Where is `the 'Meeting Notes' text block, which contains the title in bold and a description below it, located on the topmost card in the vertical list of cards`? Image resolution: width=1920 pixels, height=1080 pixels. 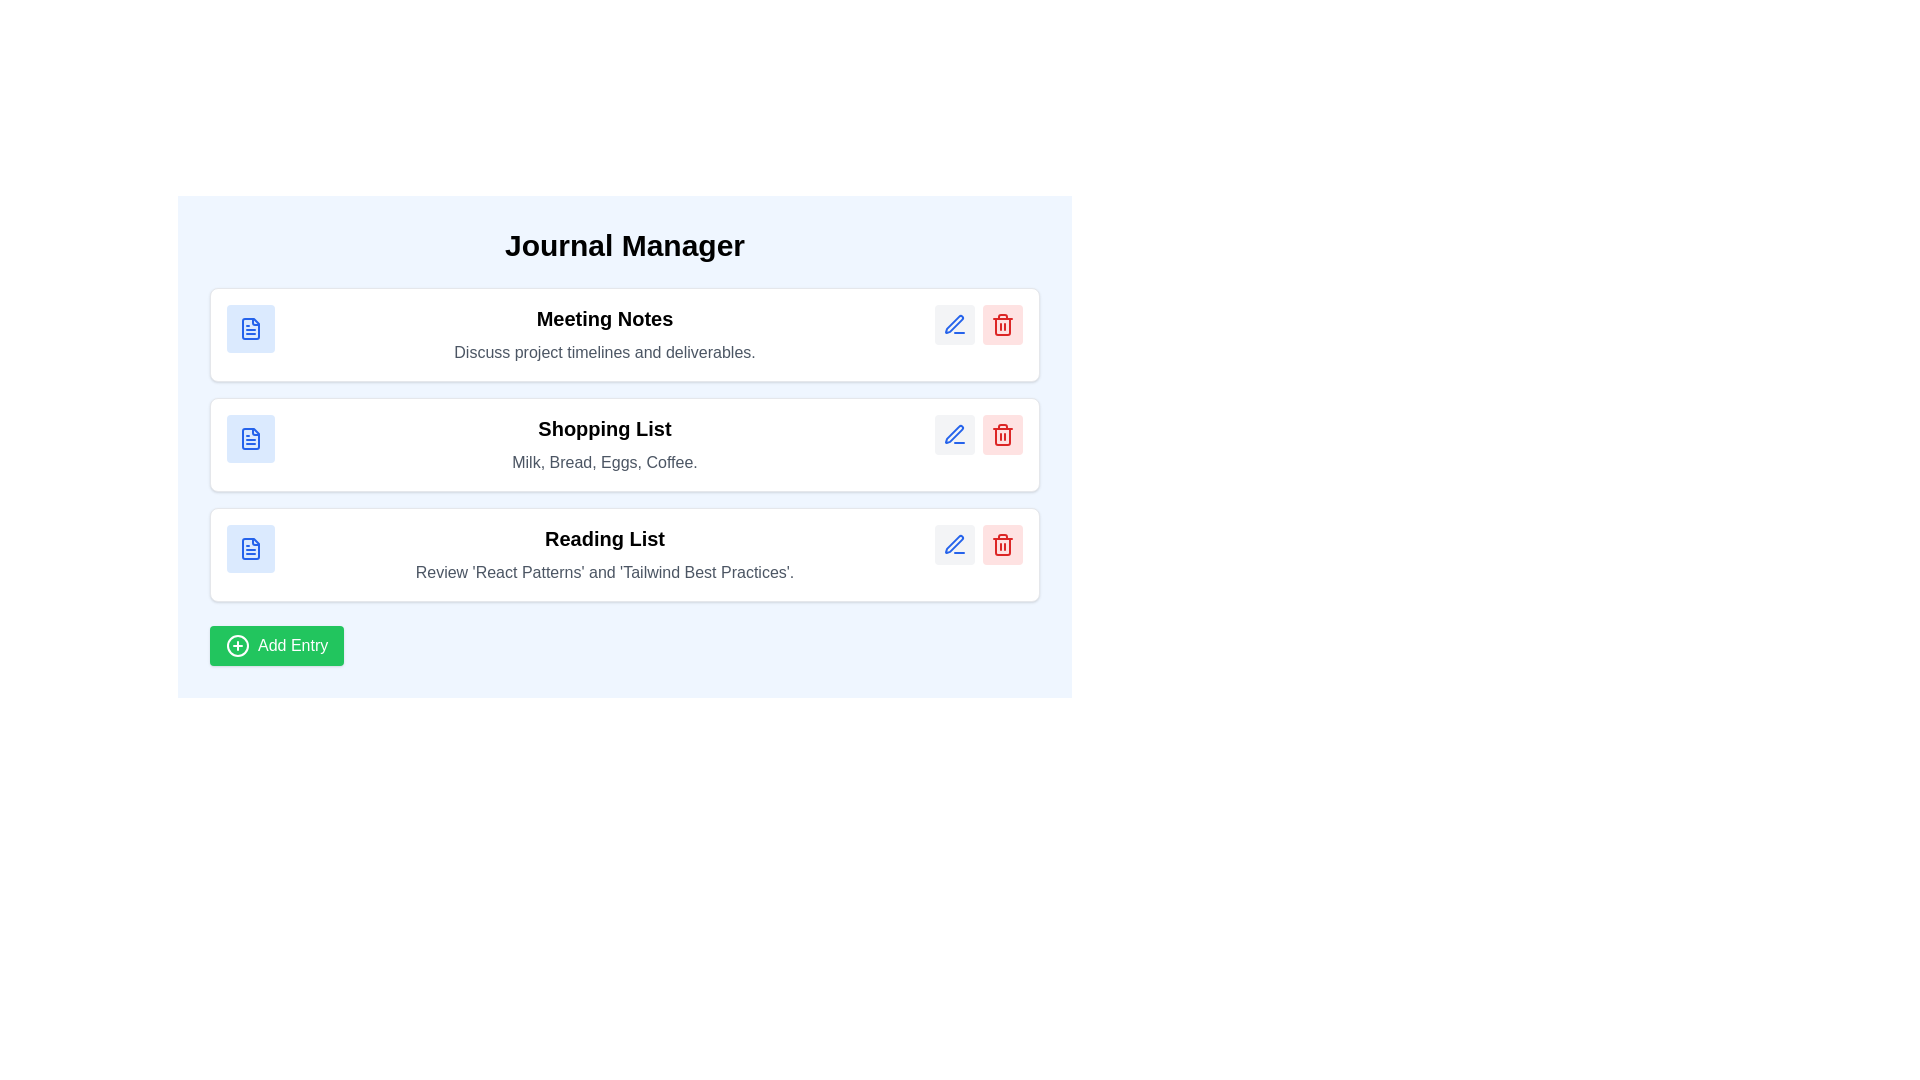 the 'Meeting Notes' text block, which contains the title in bold and a description below it, located on the topmost card in the vertical list of cards is located at coordinates (603, 334).